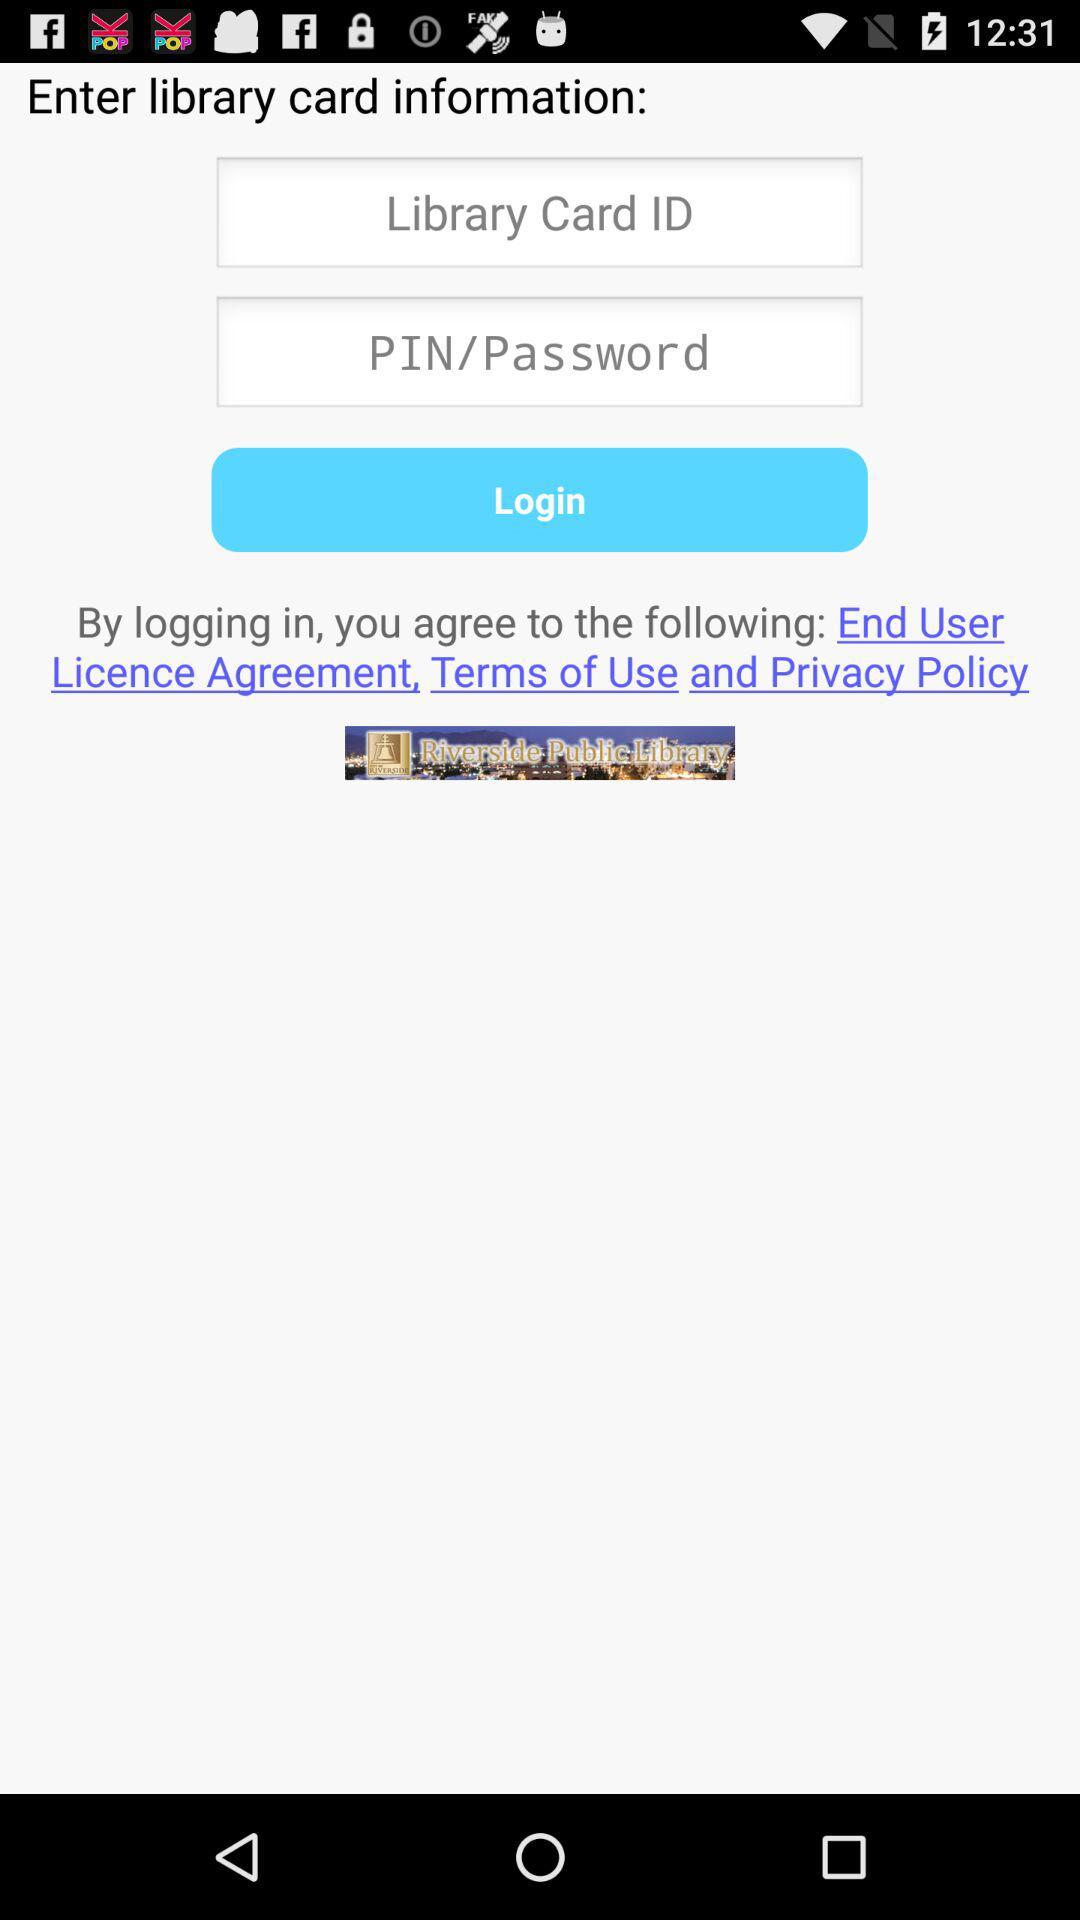 The height and width of the screenshot is (1920, 1080). I want to click on login, so click(538, 499).